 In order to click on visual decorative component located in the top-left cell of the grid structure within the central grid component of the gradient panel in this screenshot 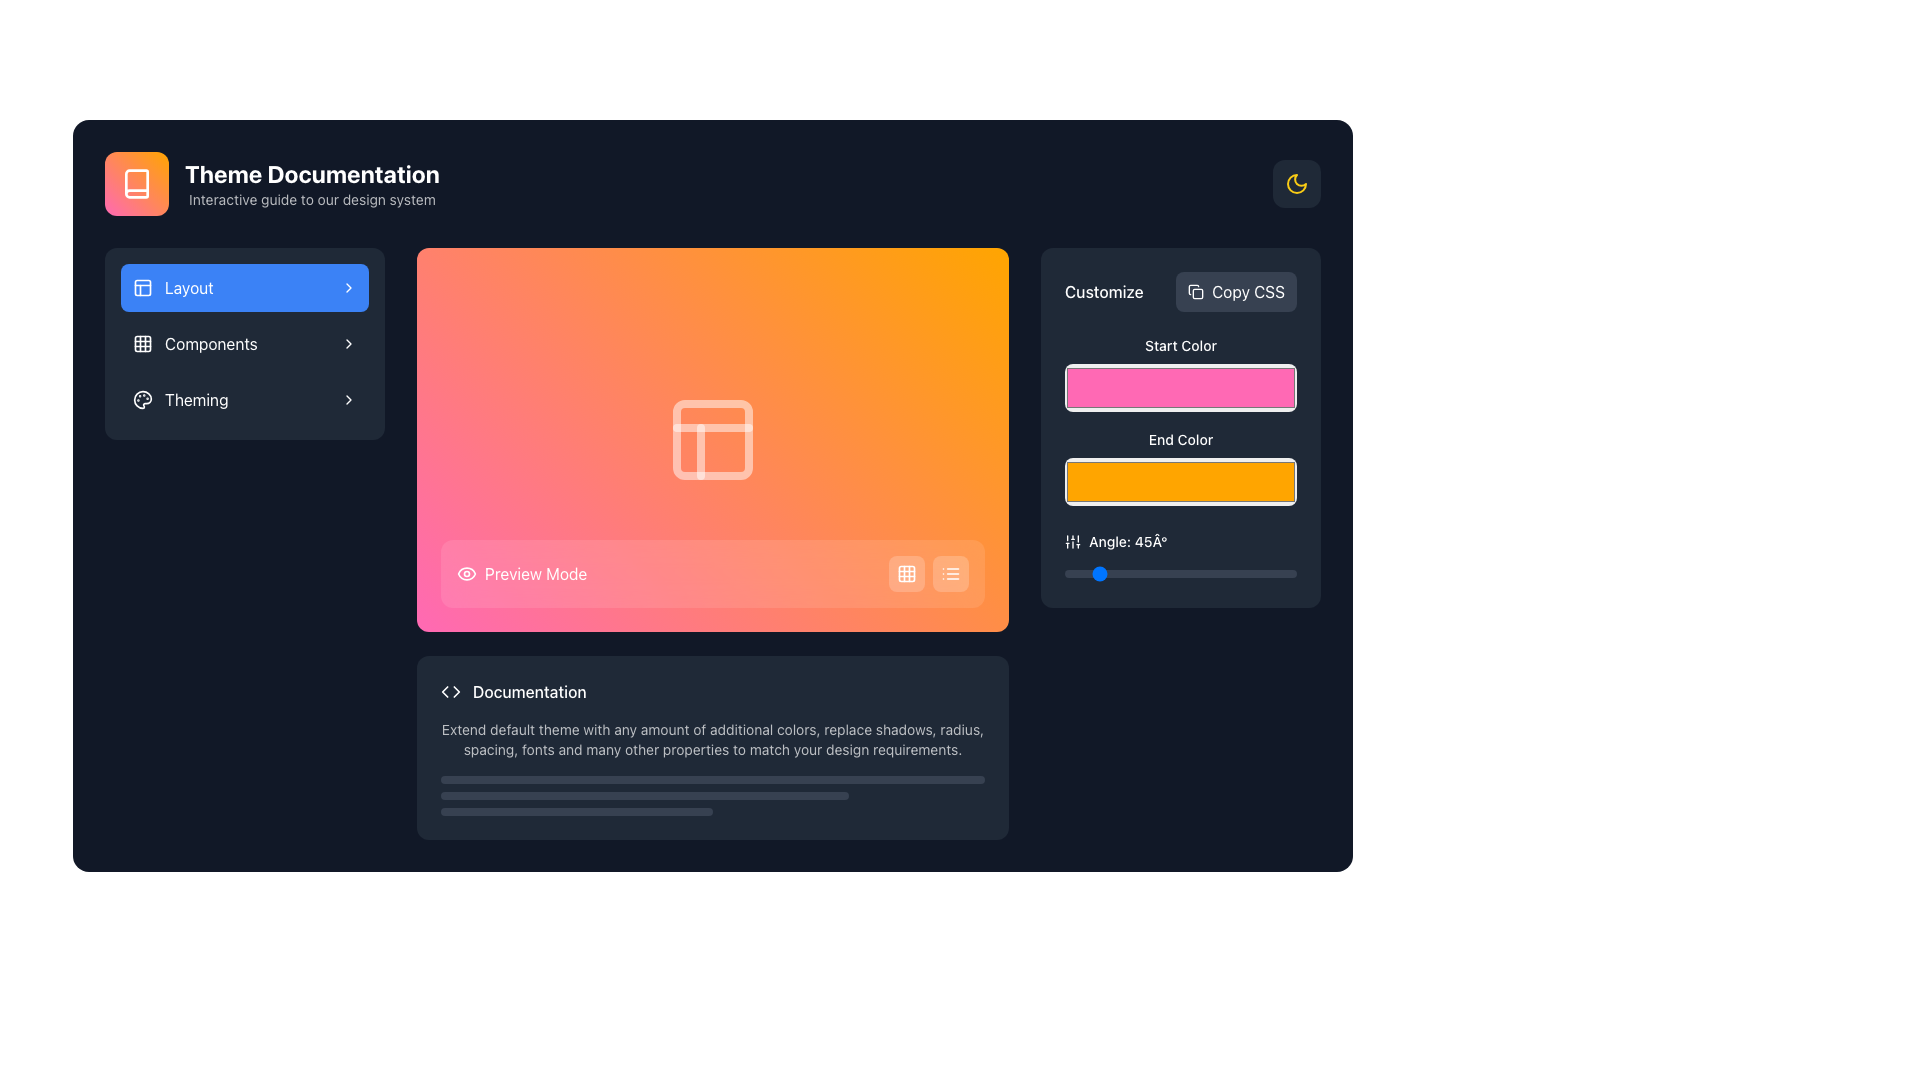, I will do `click(713, 438)`.